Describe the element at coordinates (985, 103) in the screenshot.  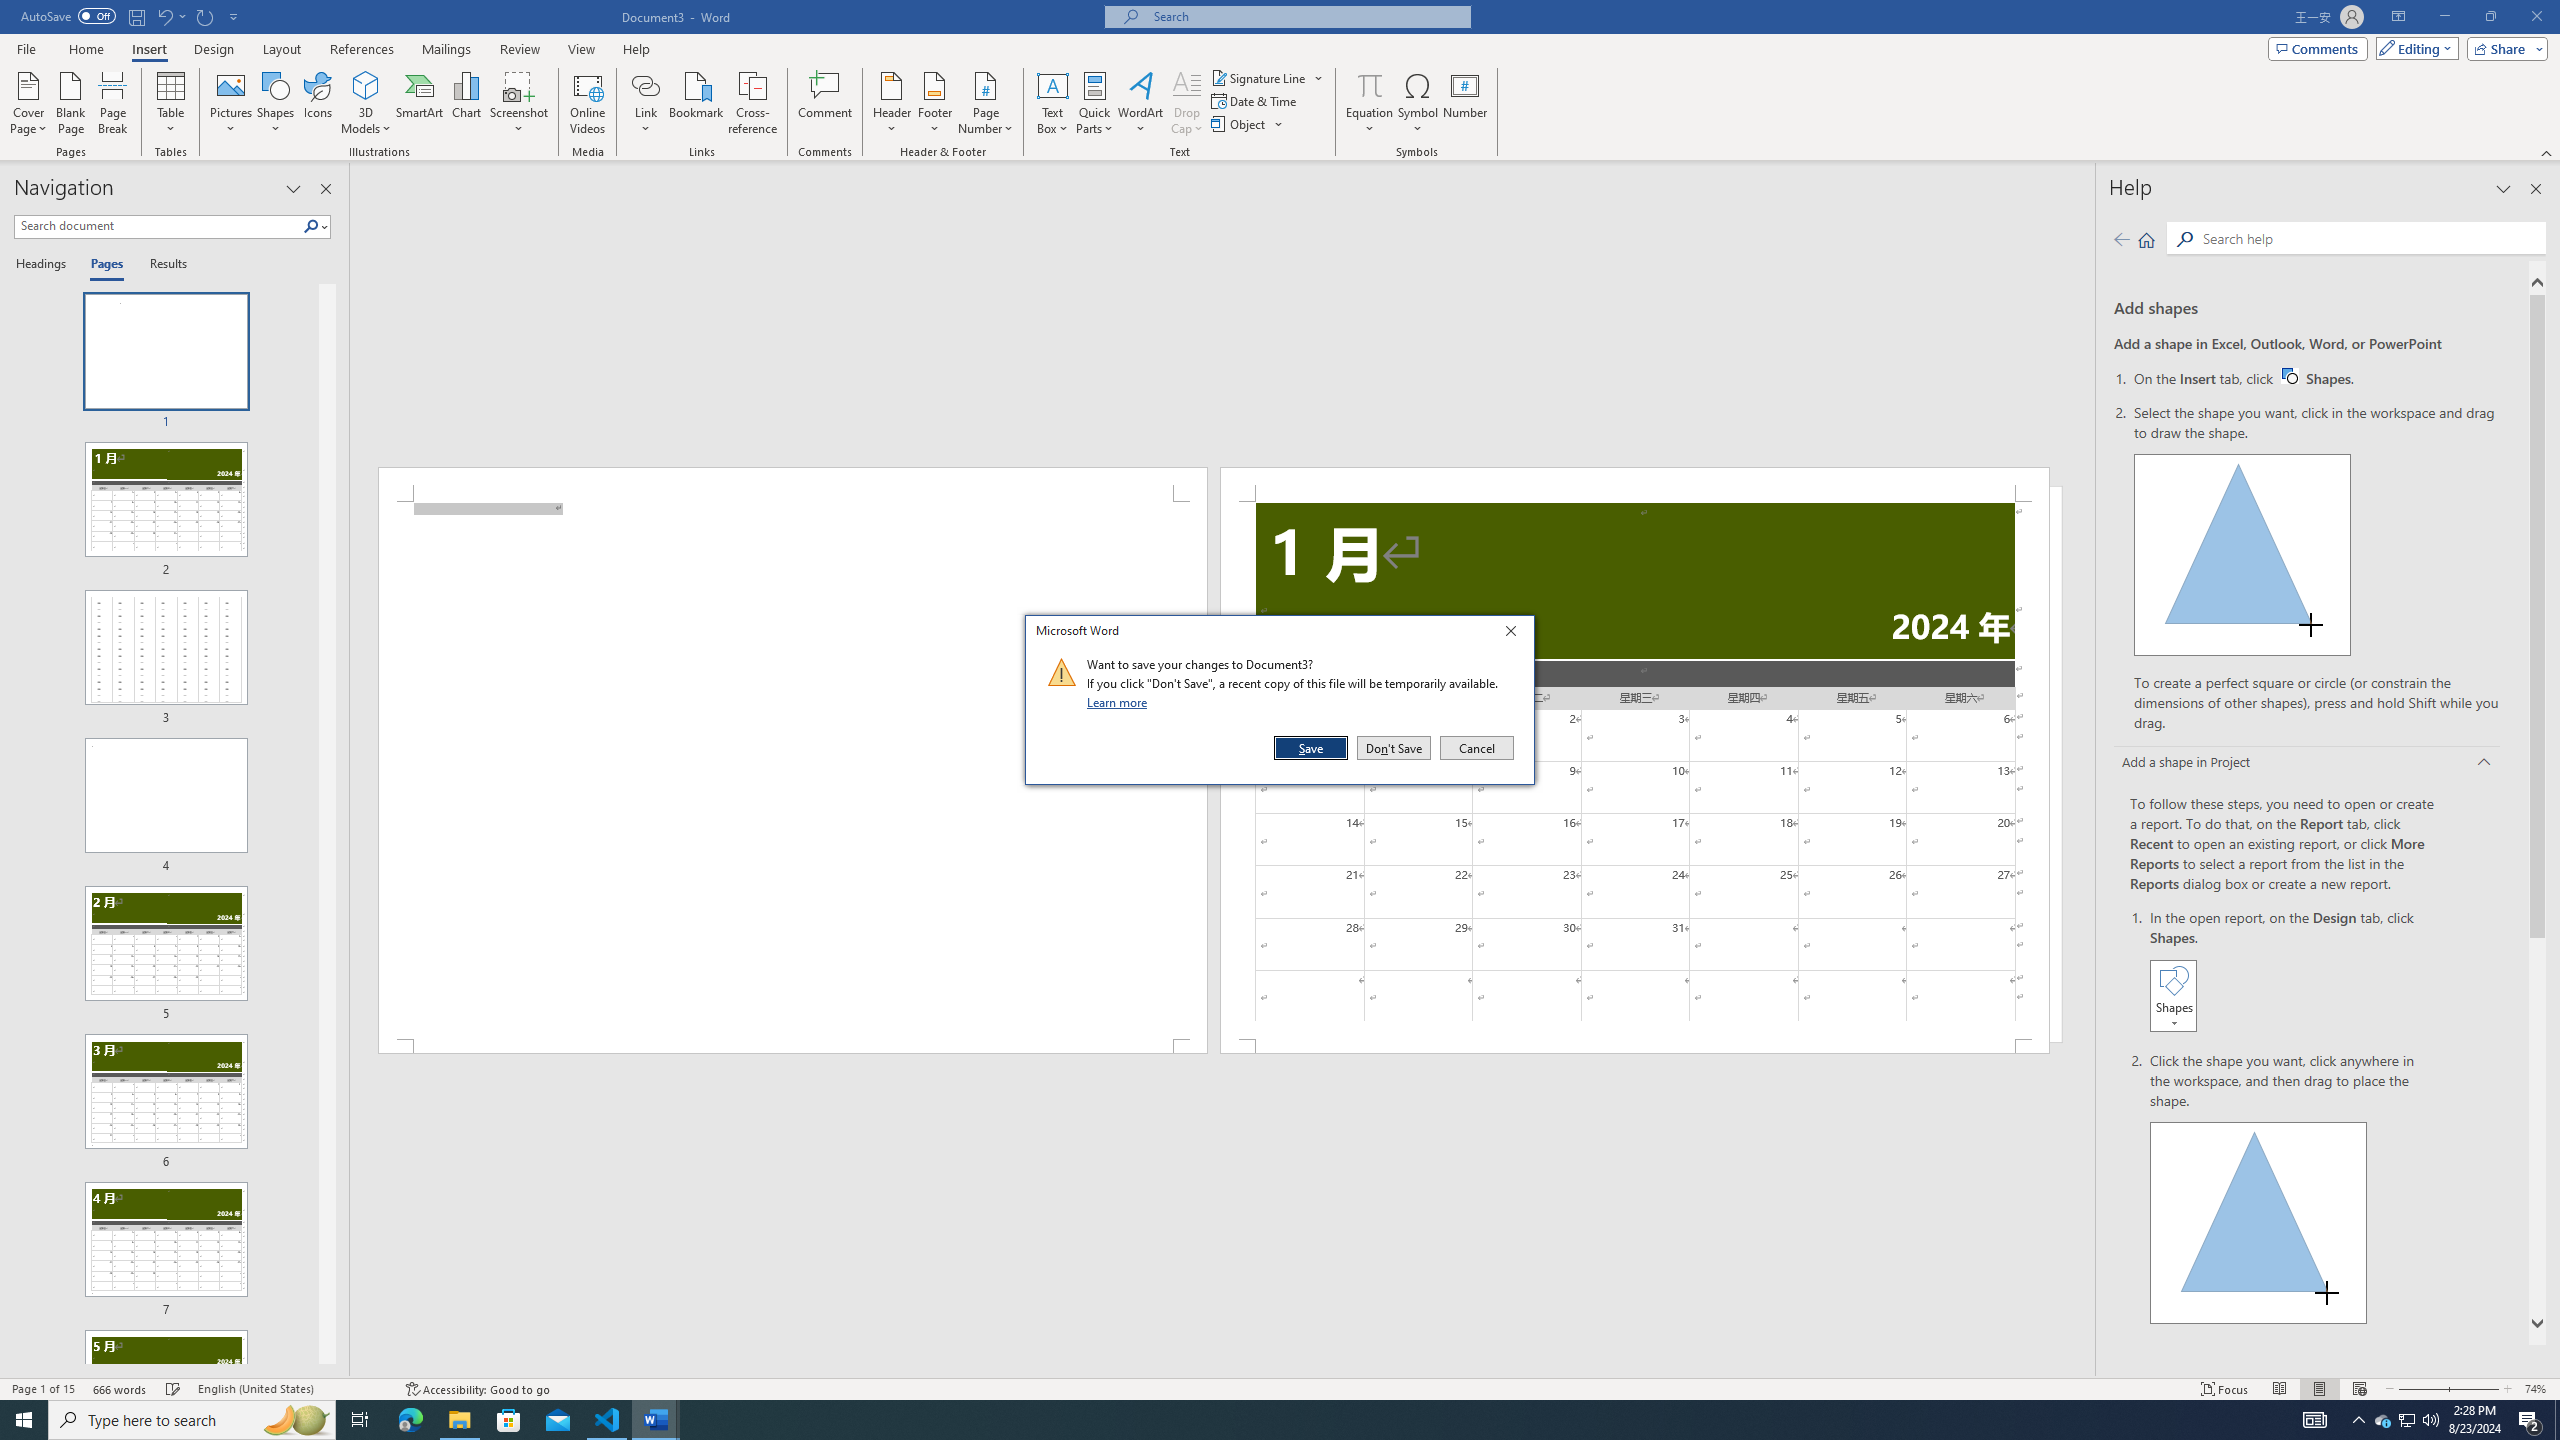
I see `'Page Number'` at that location.